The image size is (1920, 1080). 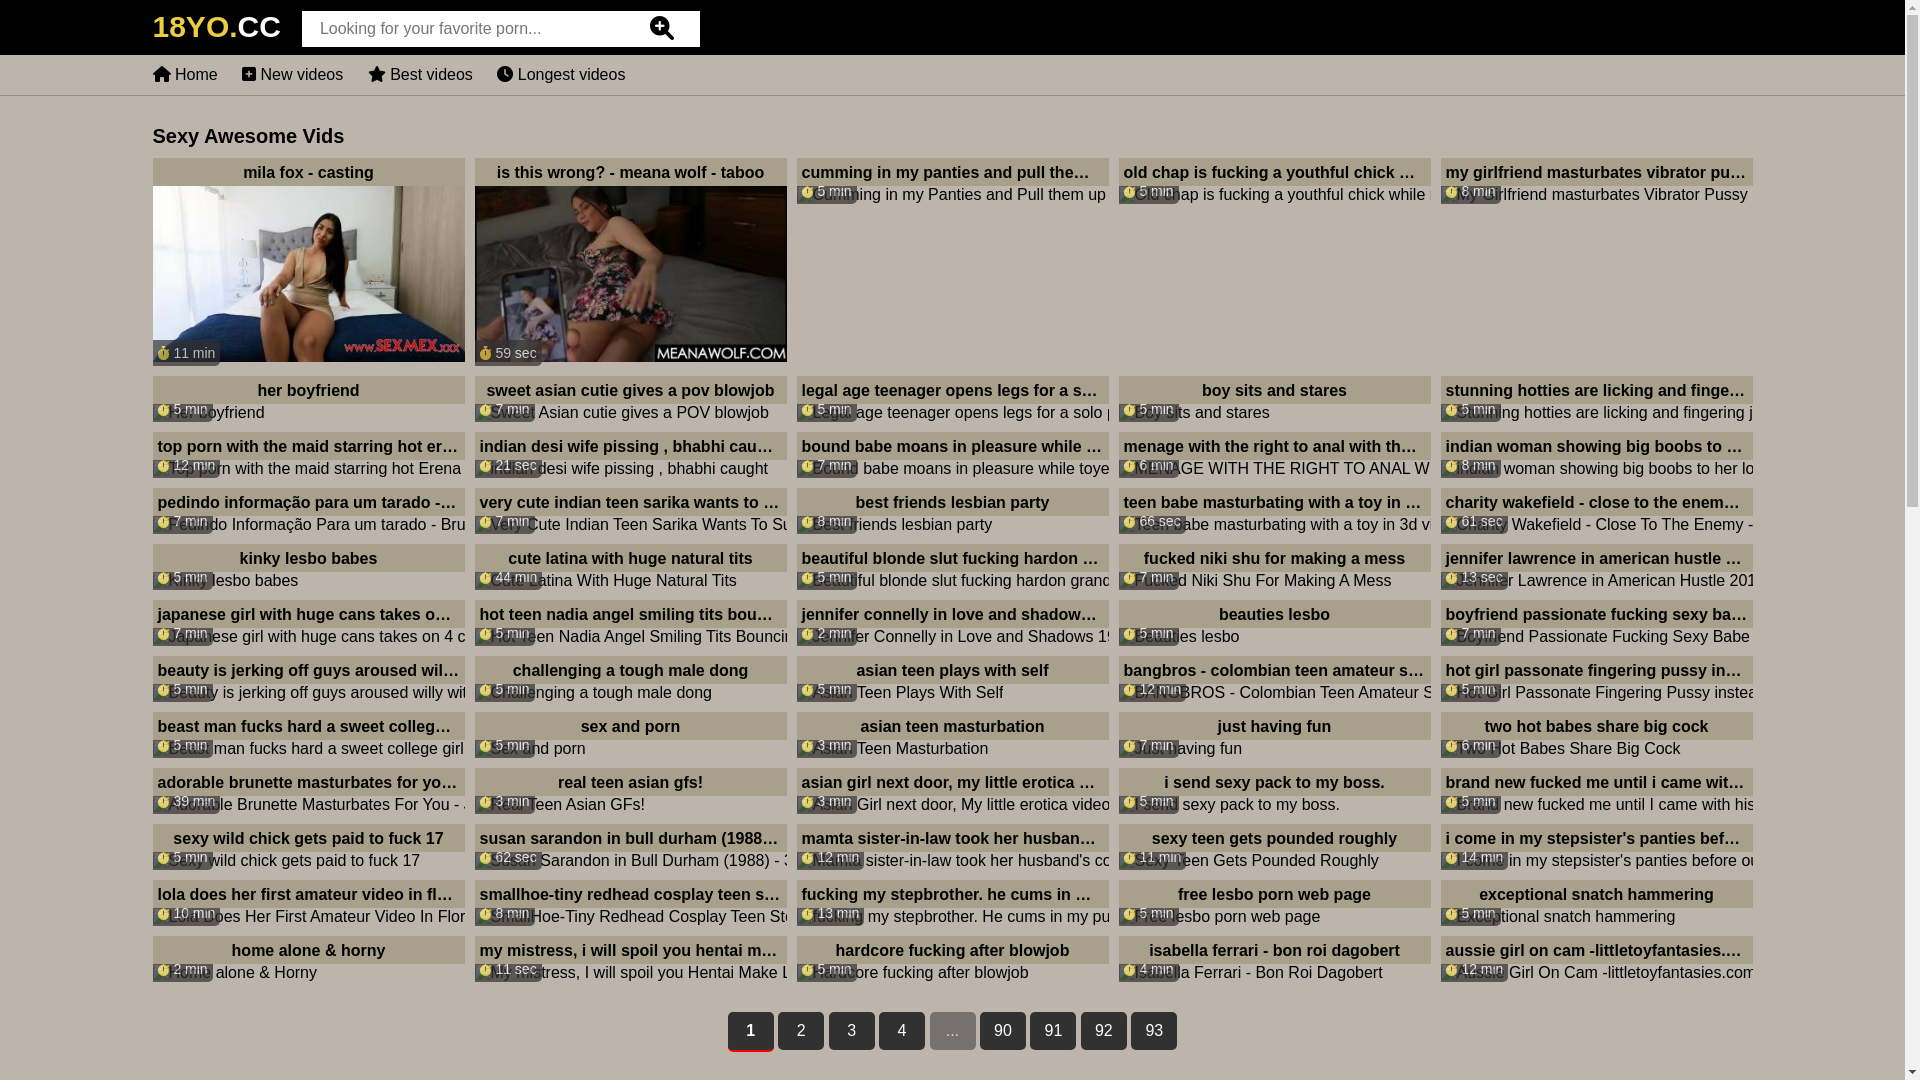 I want to click on '7 min, so click(x=950, y=455).